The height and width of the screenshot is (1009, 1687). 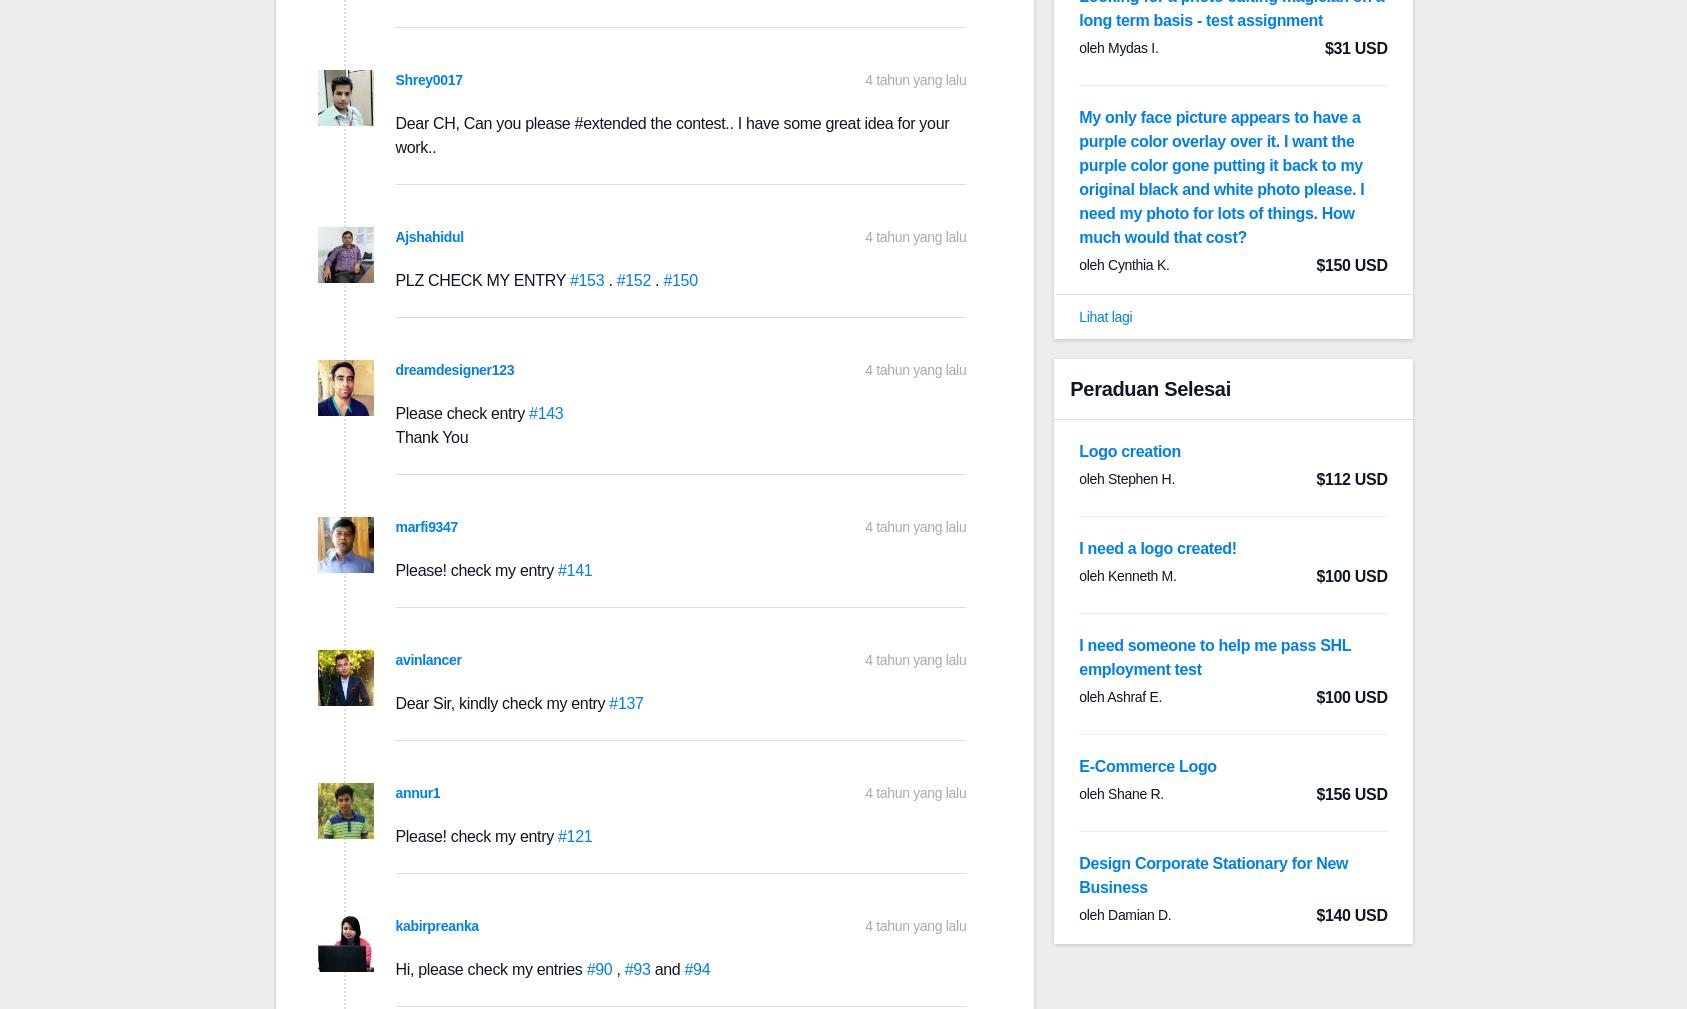 I want to click on '#141', so click(x=556, y=570).